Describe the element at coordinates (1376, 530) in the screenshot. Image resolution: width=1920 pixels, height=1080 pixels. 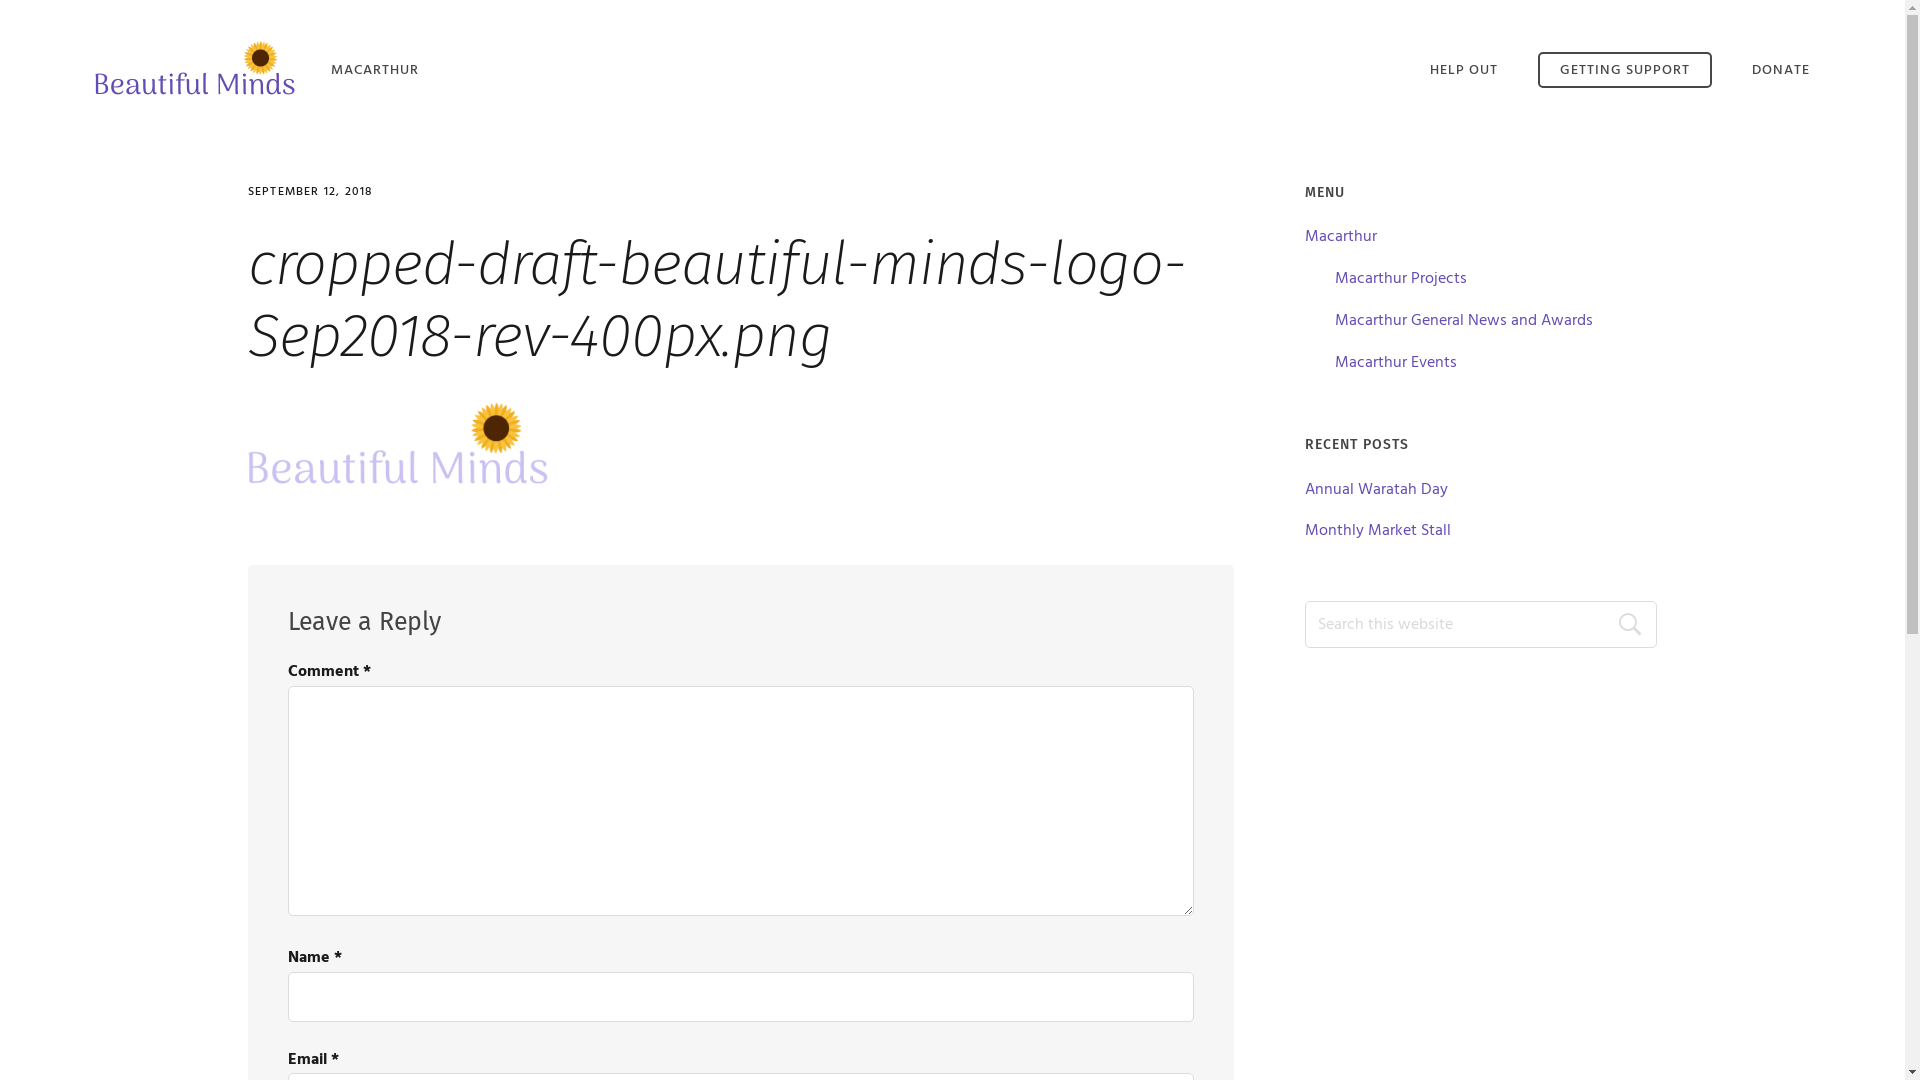
I see `'Monthly Market Stall'` at that location.